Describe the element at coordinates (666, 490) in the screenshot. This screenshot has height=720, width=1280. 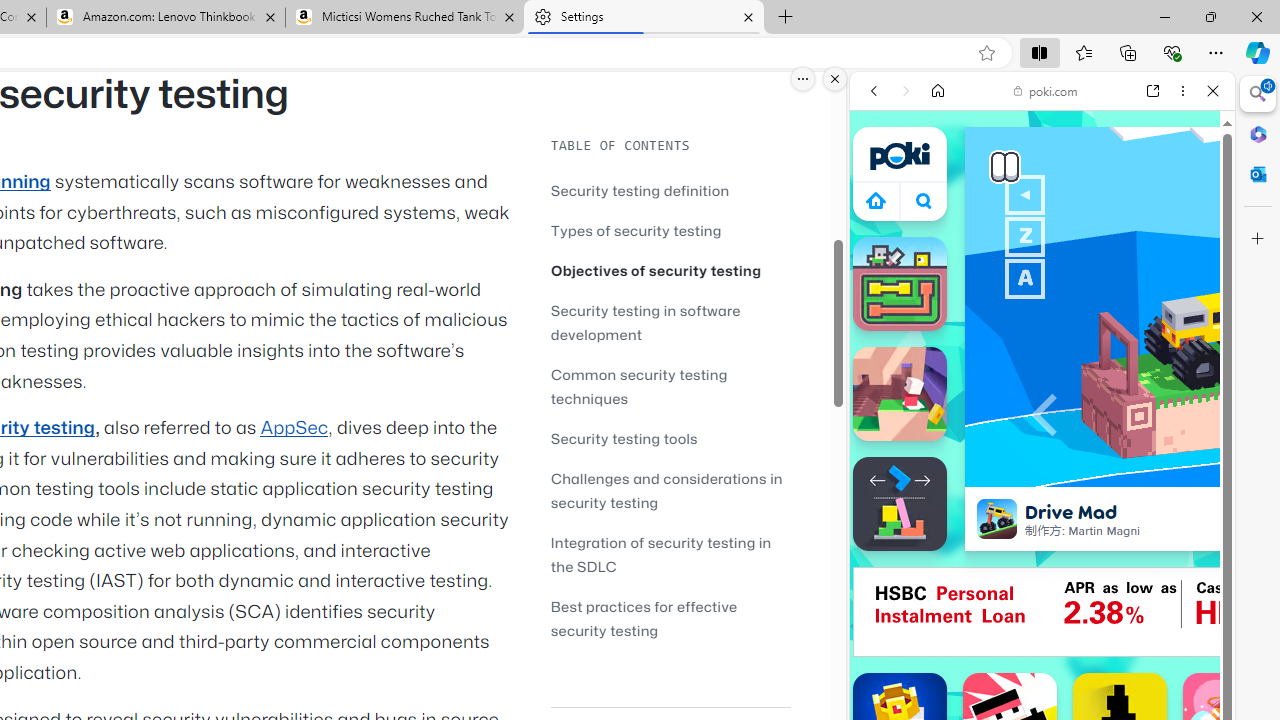
I see `'Challenges and considerations in security testing'` at that location.